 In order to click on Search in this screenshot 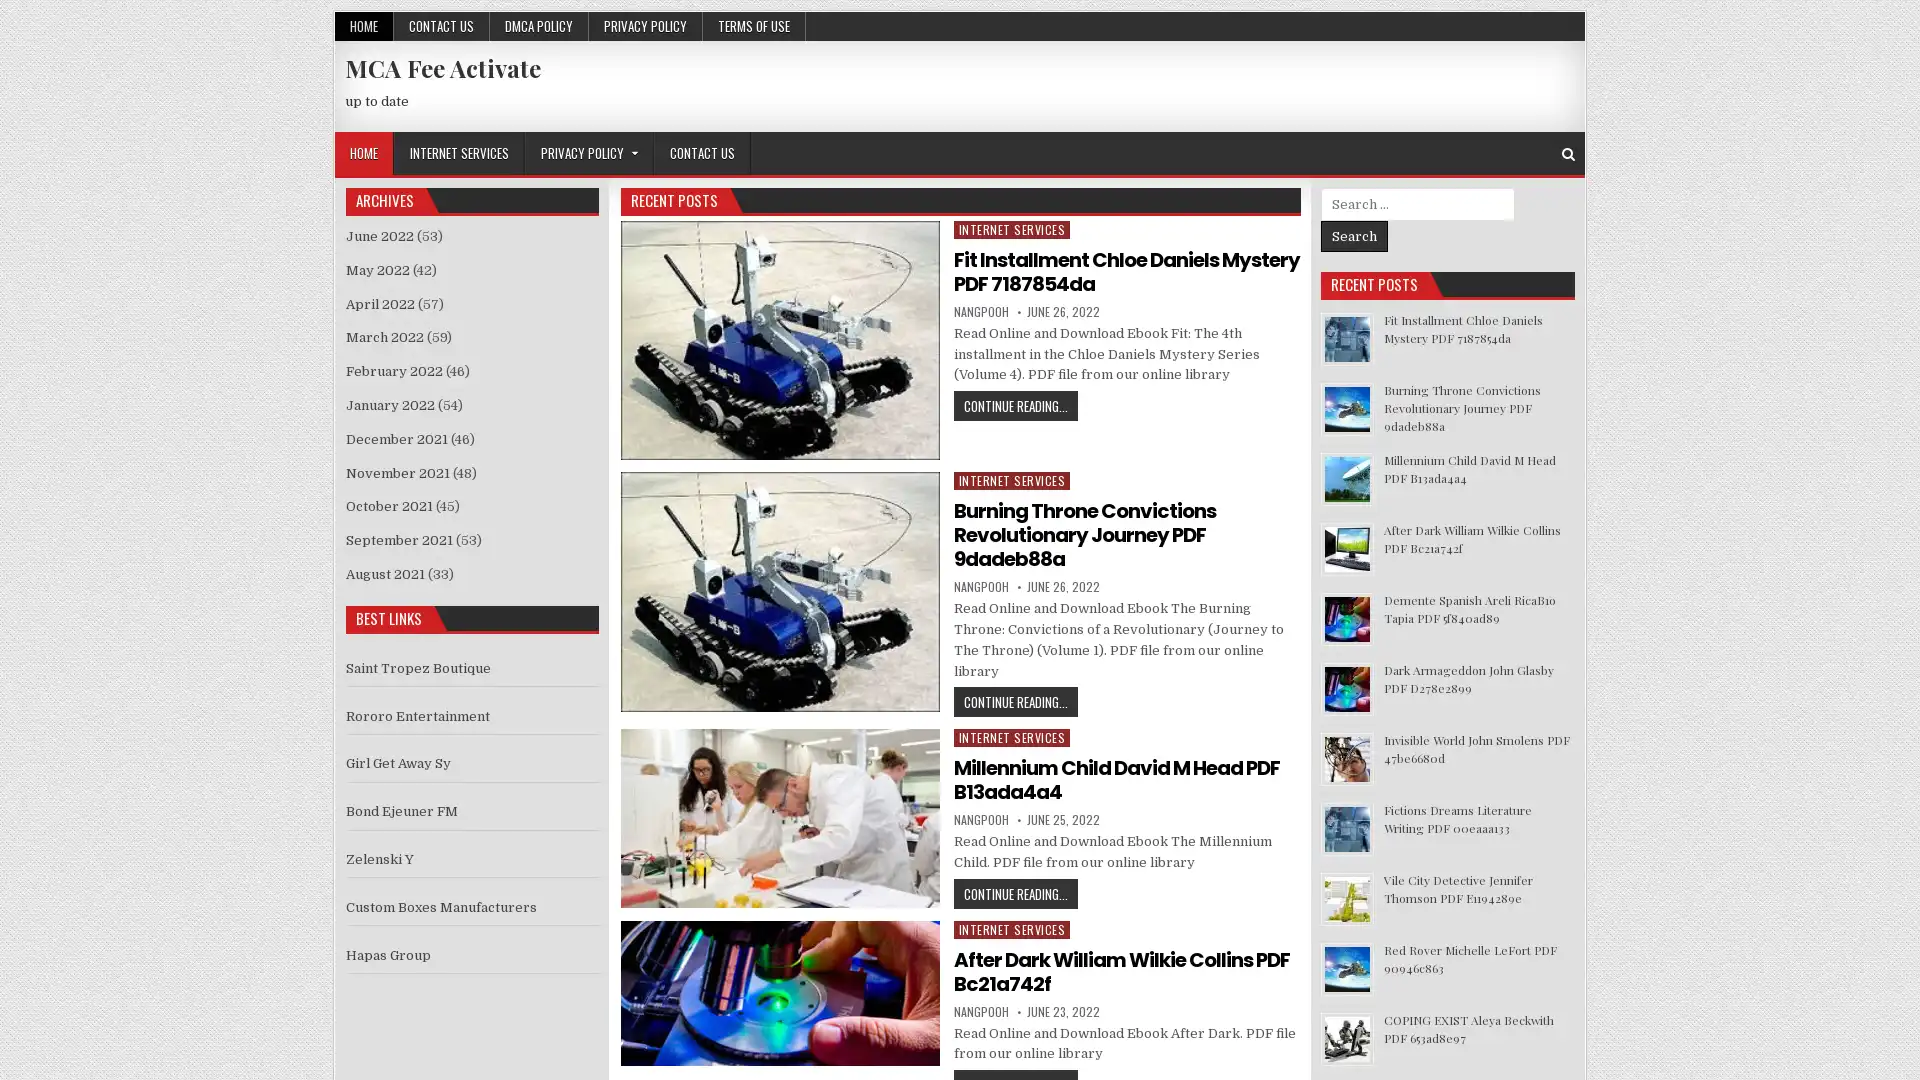, I will do `click(1354, 235)`.